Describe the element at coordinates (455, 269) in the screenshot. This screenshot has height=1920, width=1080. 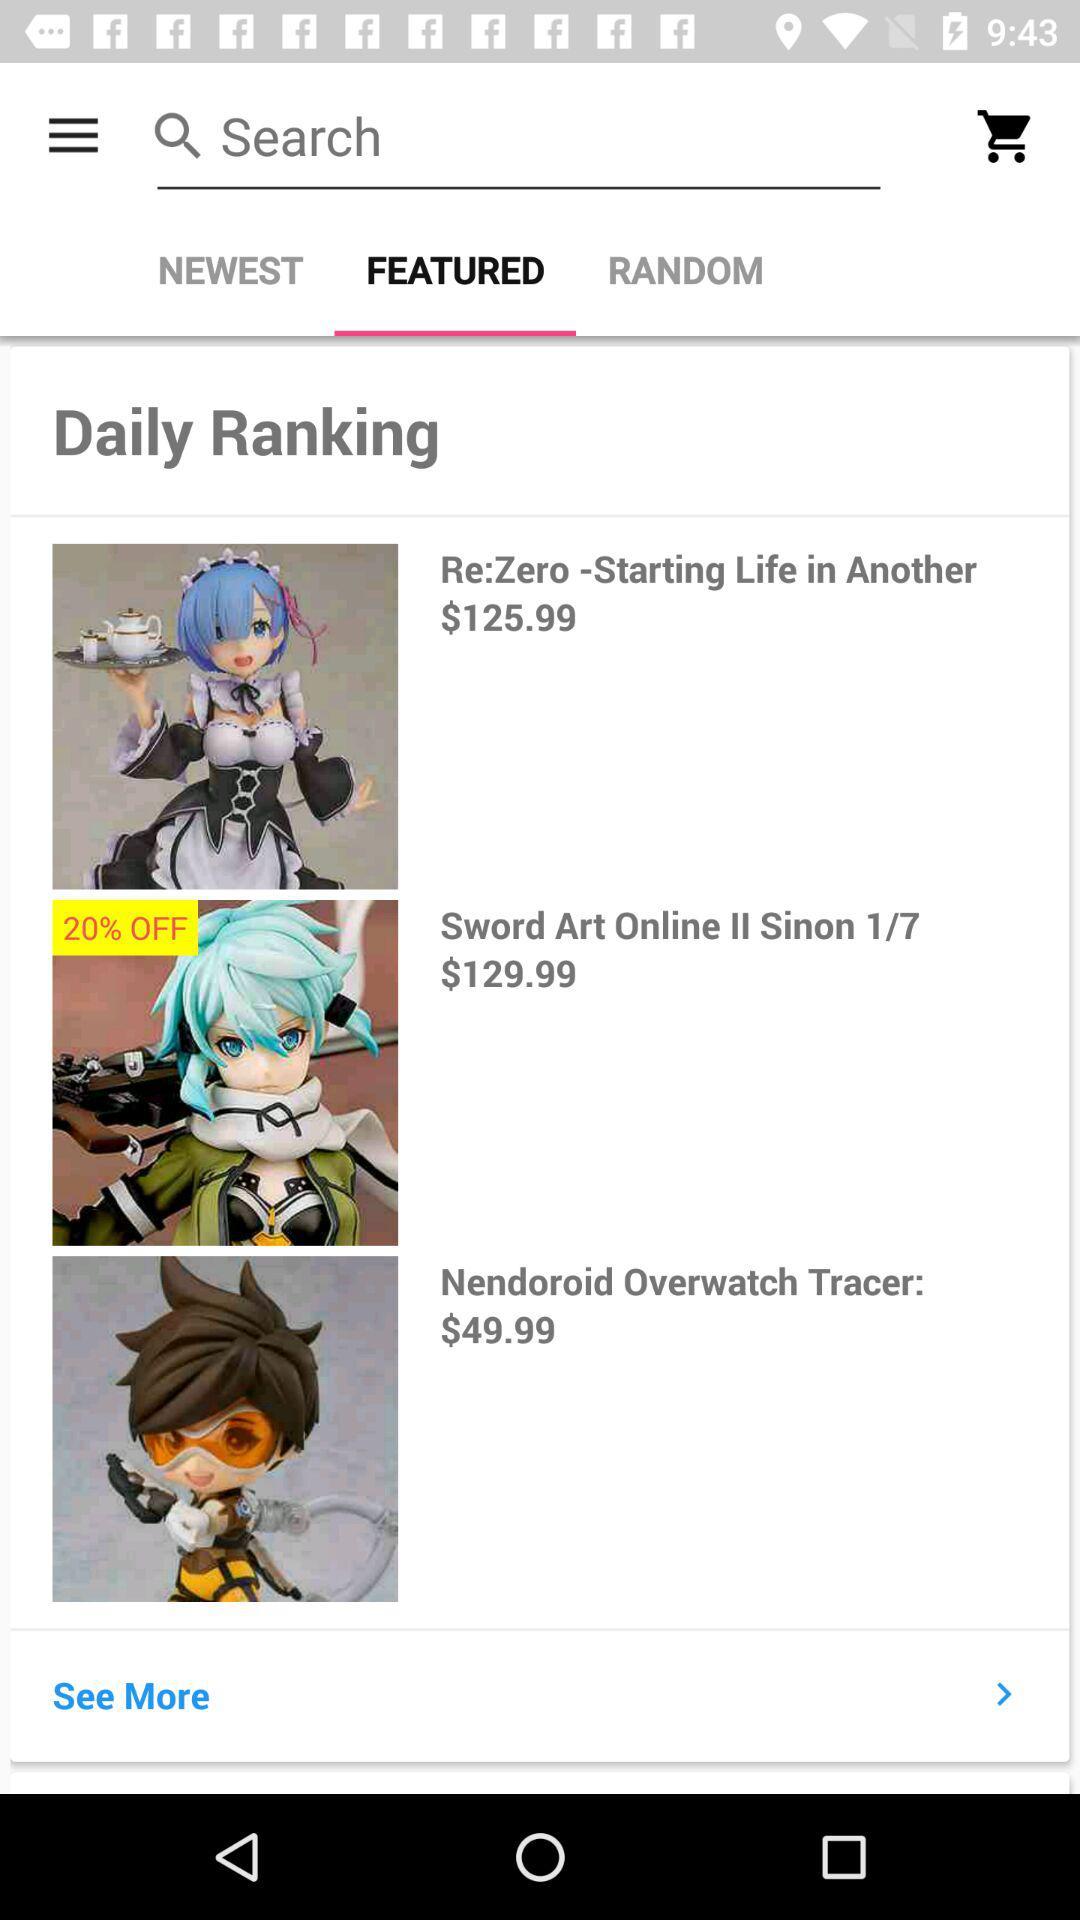
I see `item to the right of the newest item` at that location.